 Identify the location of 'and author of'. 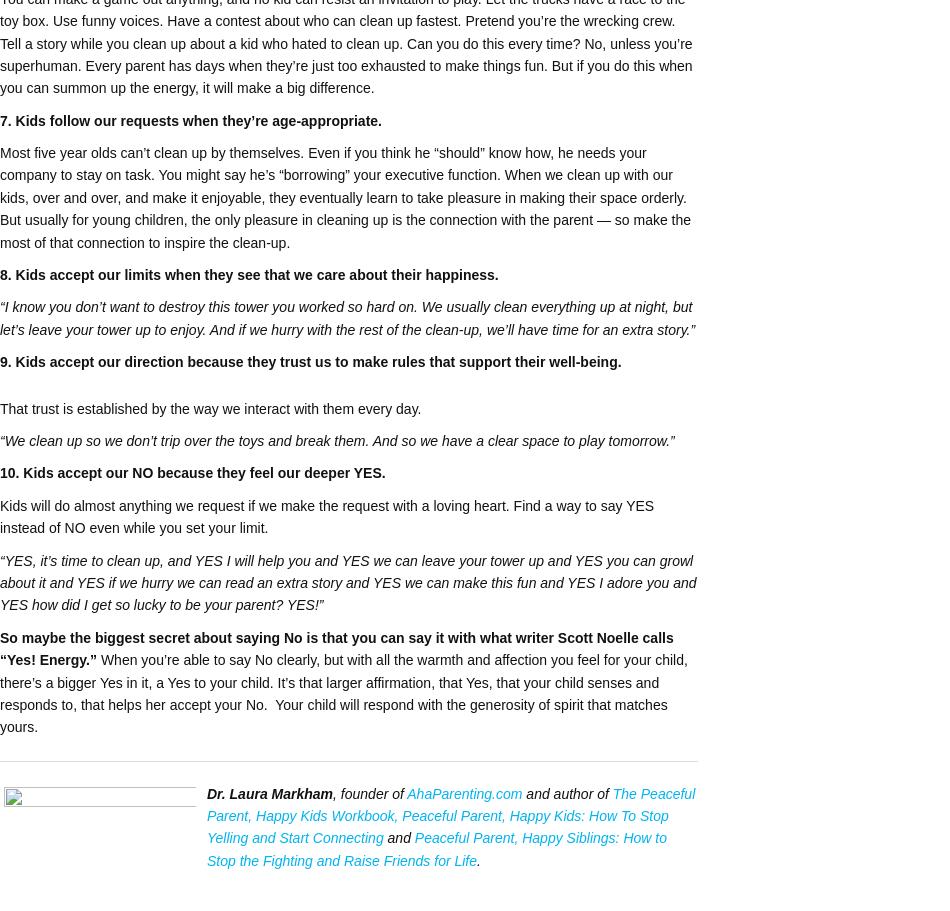
(566, 793).